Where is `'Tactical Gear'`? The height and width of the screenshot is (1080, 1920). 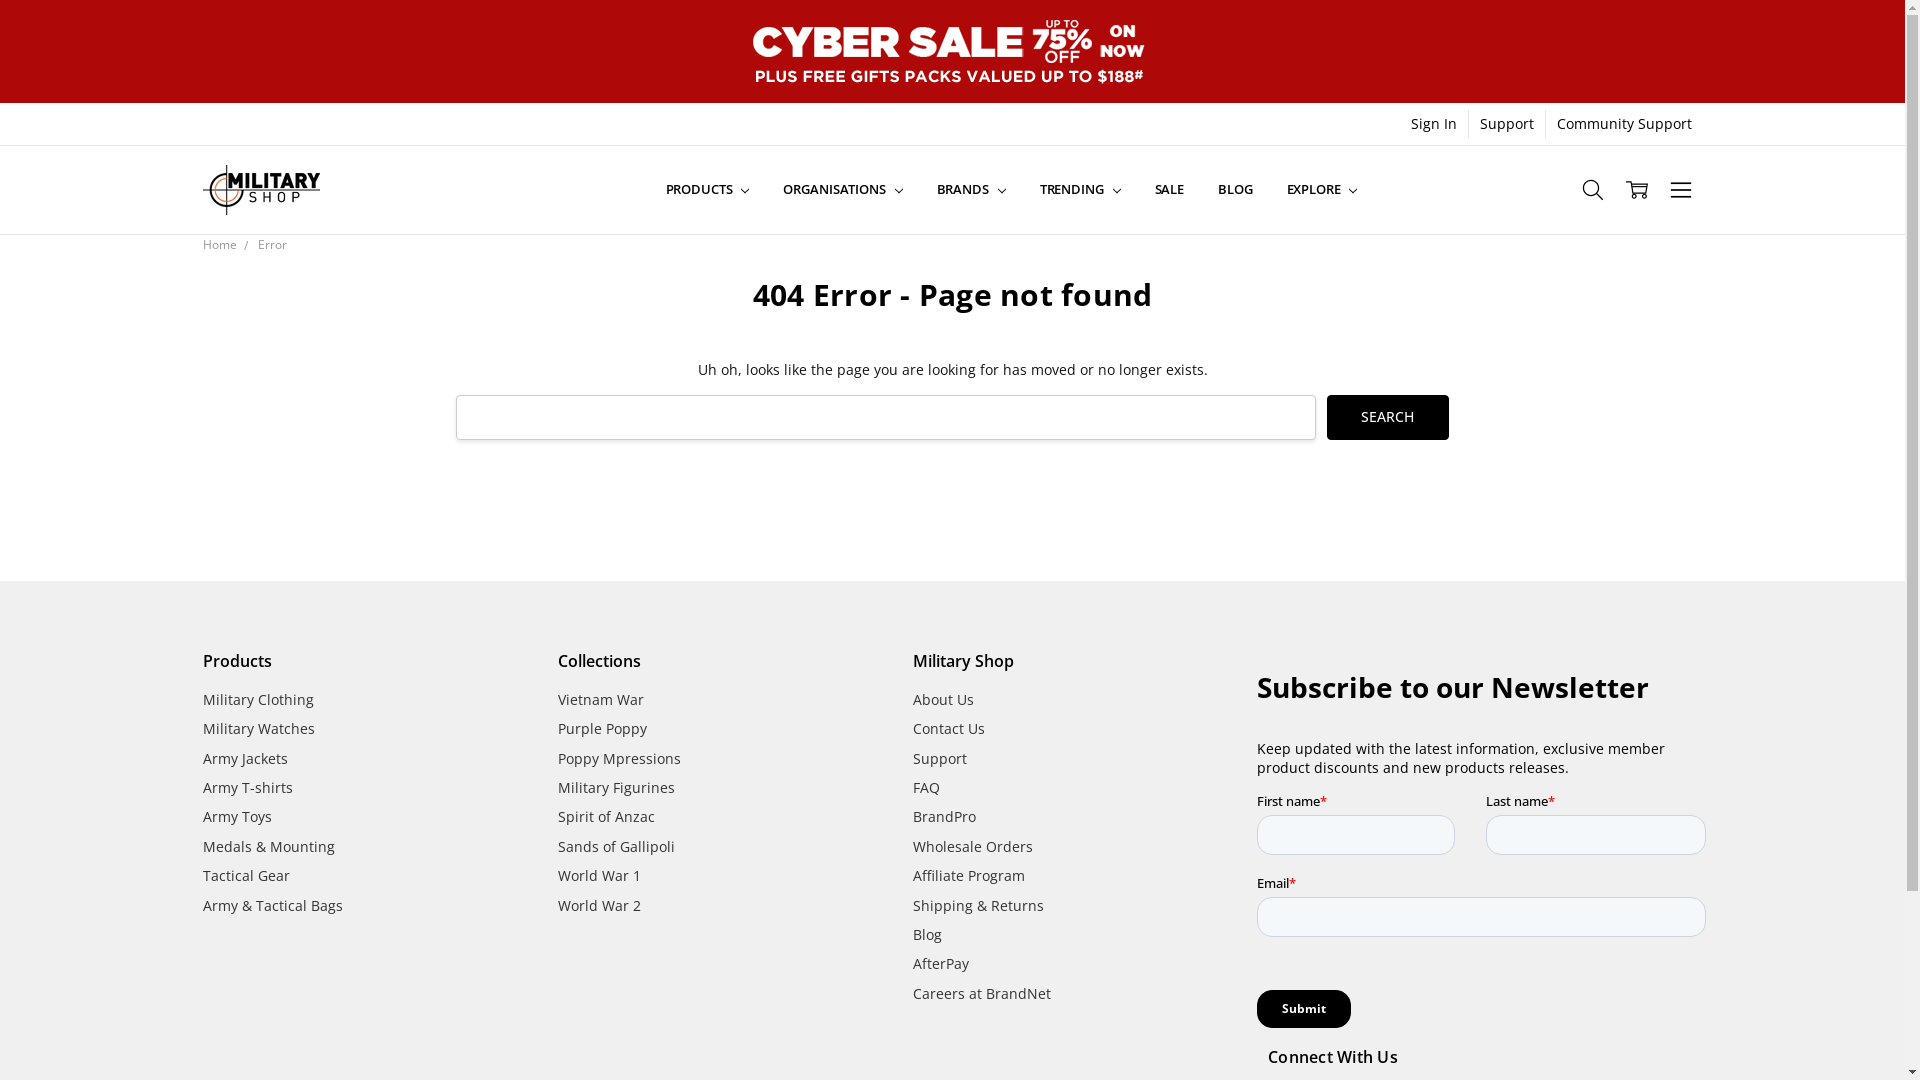 'Tactical Gear' is located at coordinates (244, 874).